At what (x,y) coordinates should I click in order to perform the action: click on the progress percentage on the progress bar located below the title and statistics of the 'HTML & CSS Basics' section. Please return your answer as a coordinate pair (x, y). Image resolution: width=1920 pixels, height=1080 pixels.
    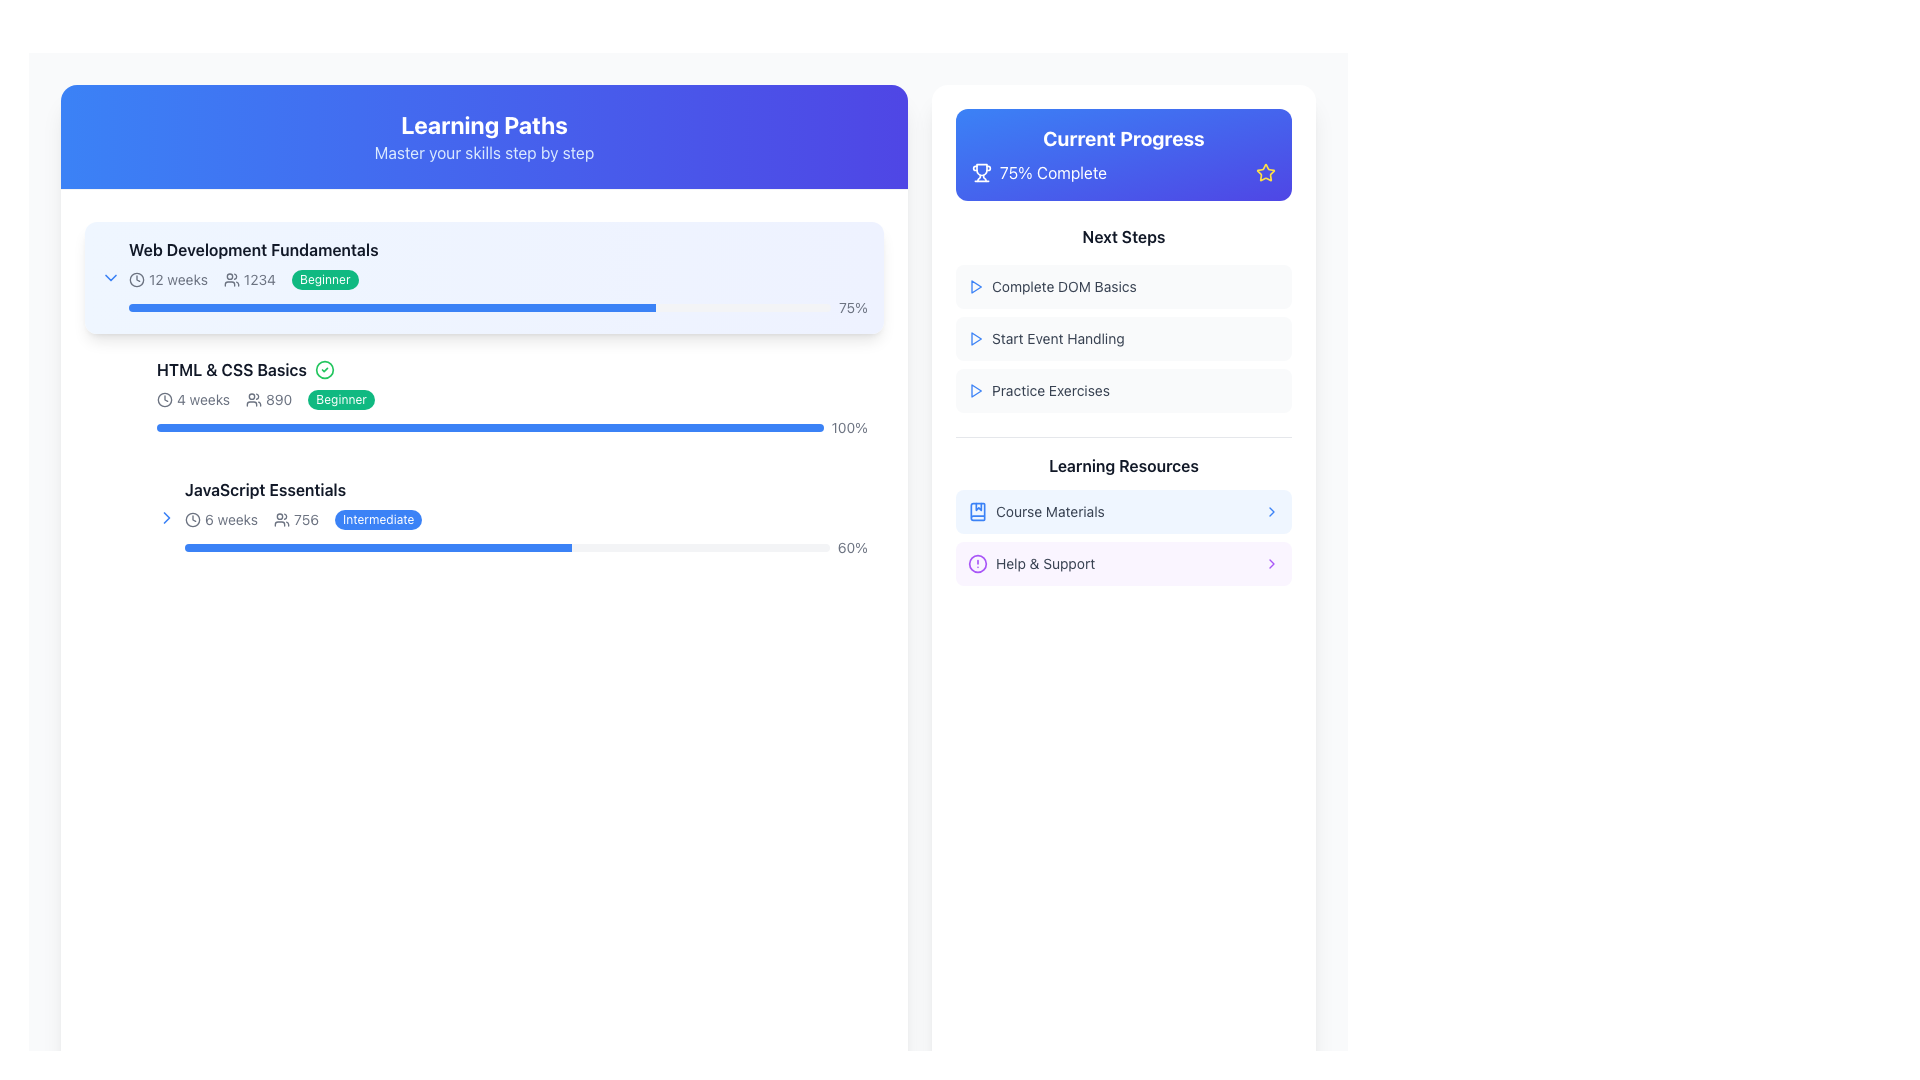
    Looking at the image, I should click on (490, 427).